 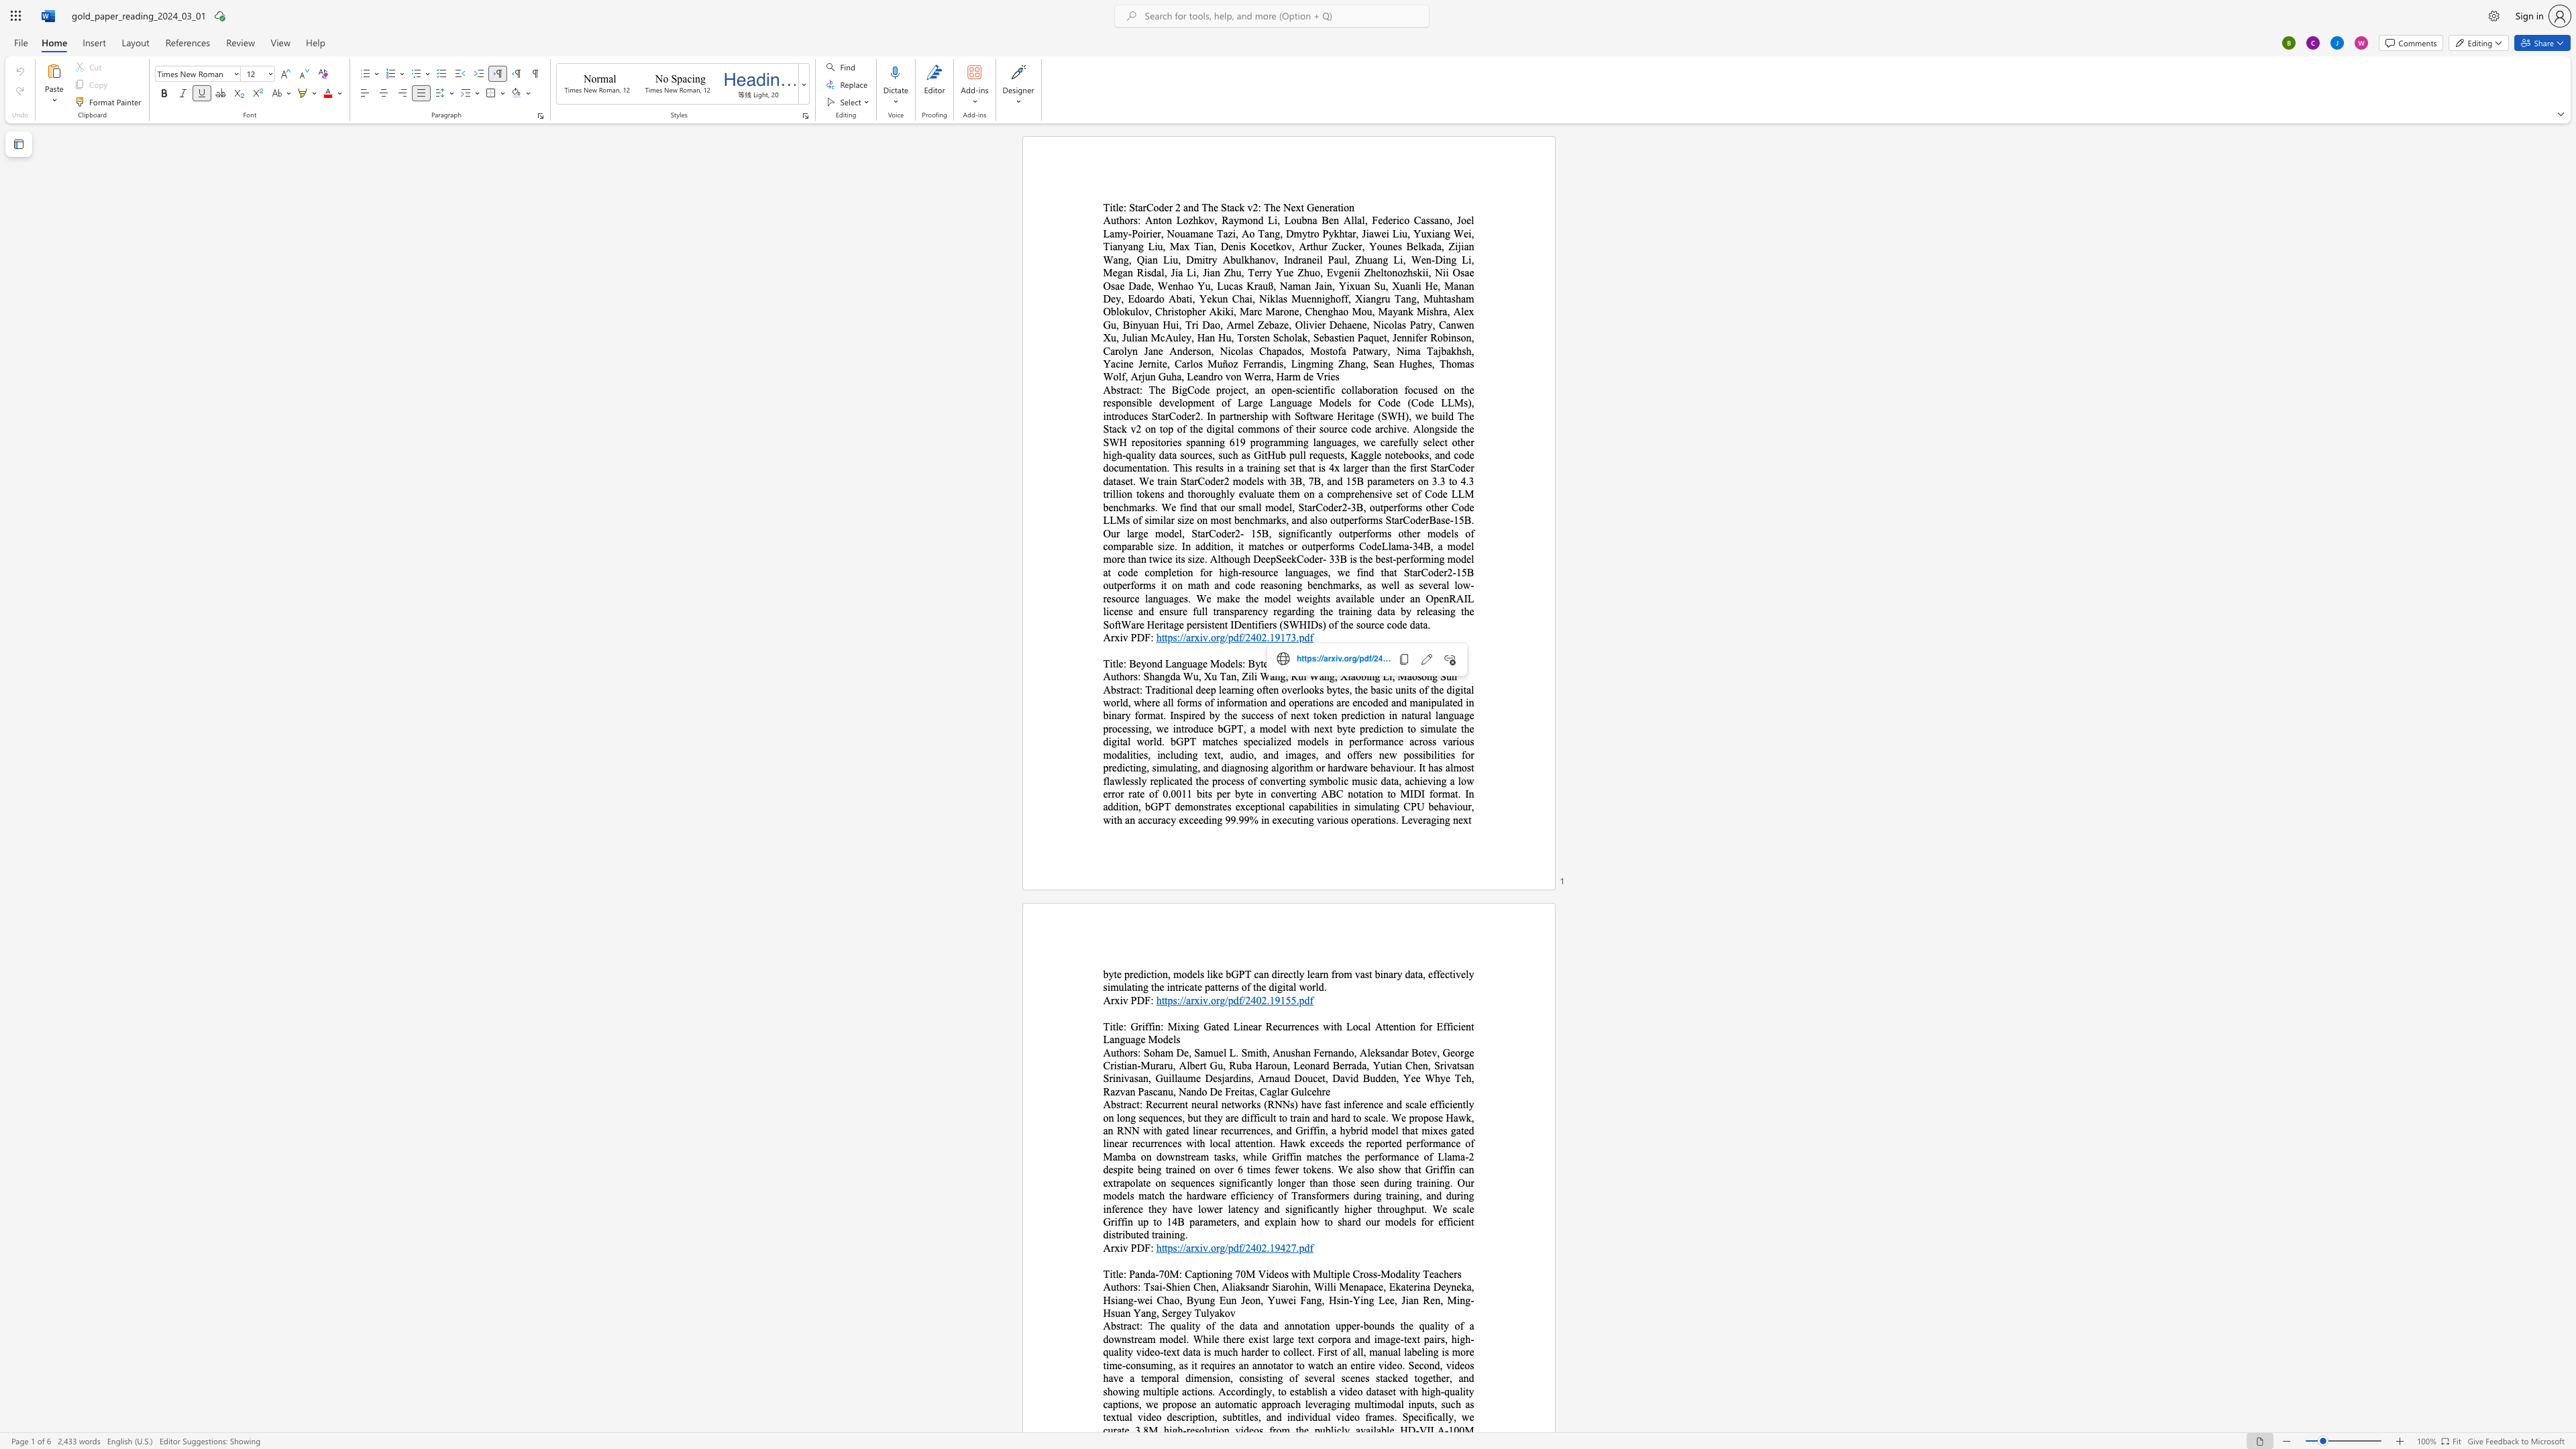 What do you see at coordinates (1385, 663) in the screenshot?
I see `the 1th character "S" in the text` at bounding box center [1385, 663].